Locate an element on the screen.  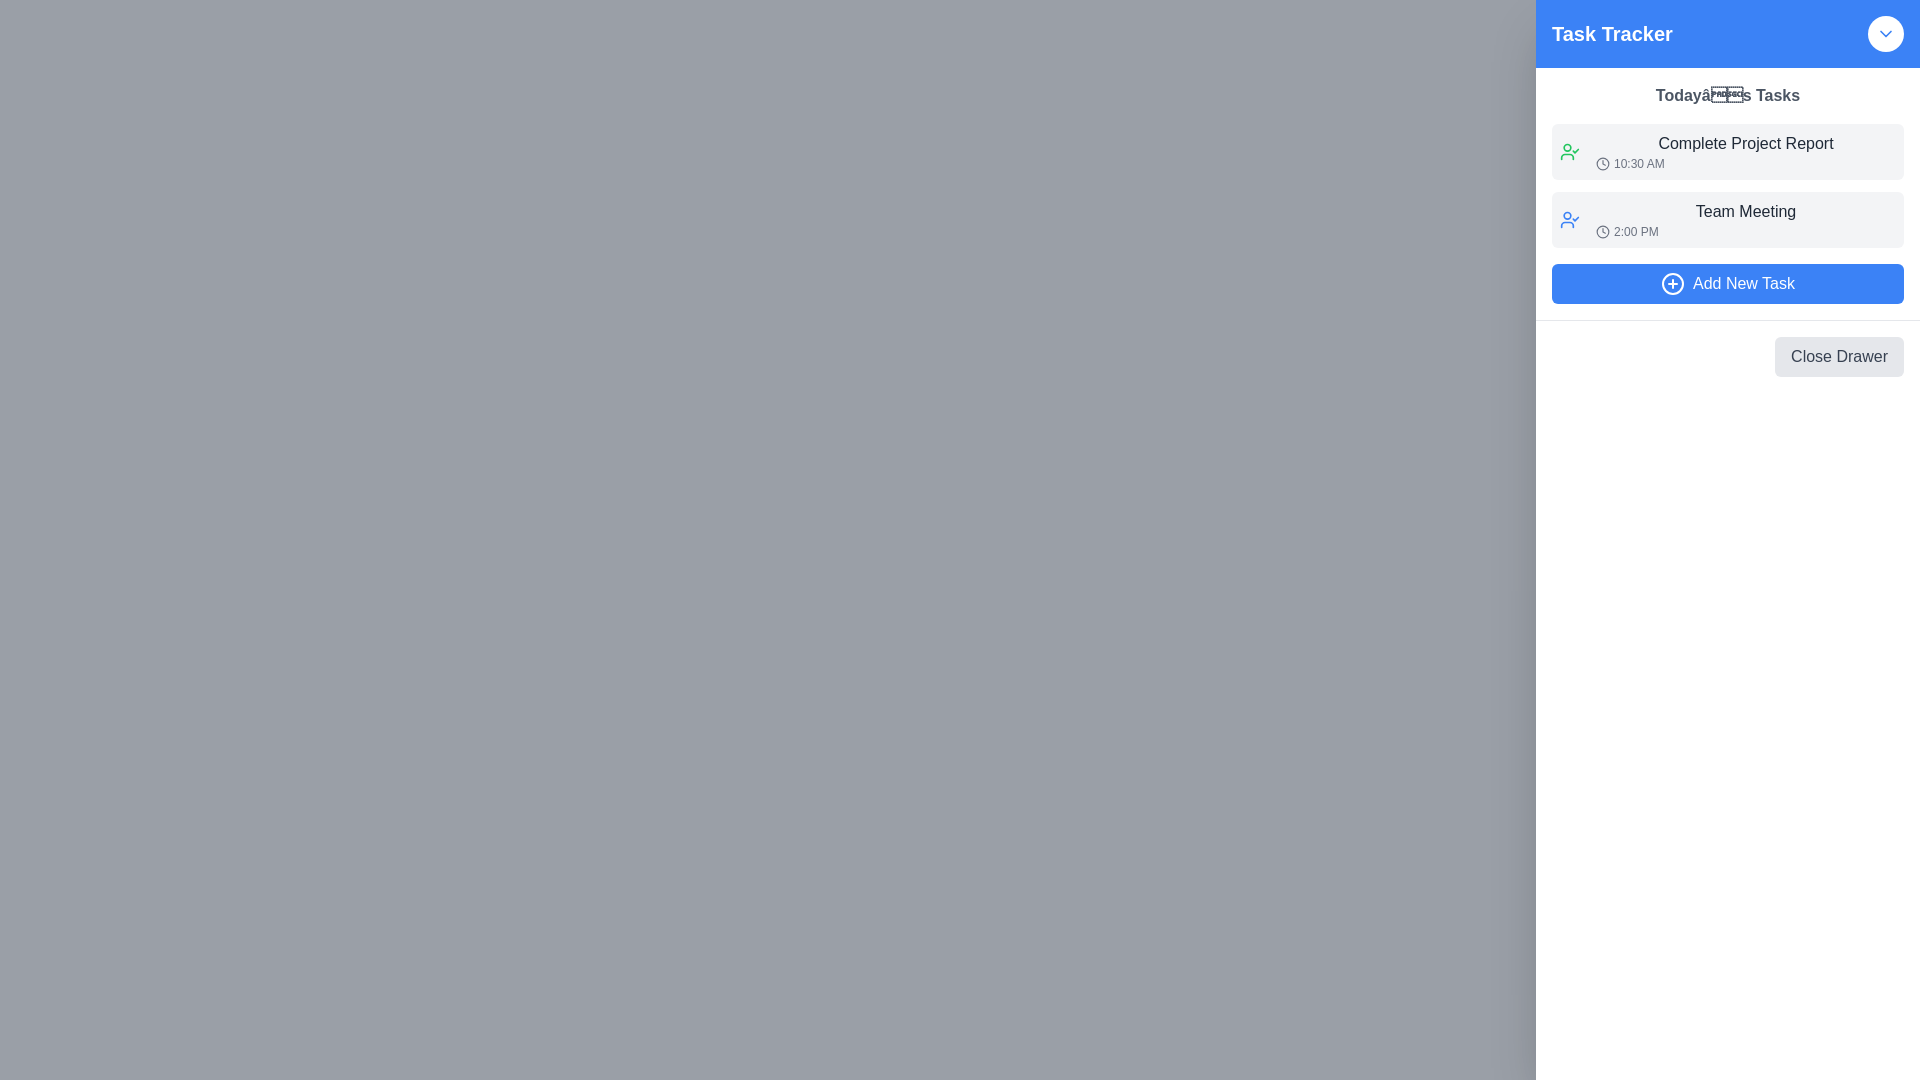
the button located at the bottom of the 'Today’s Tasks' section to trigger its hover effect is located at coordinates (1727, 284).